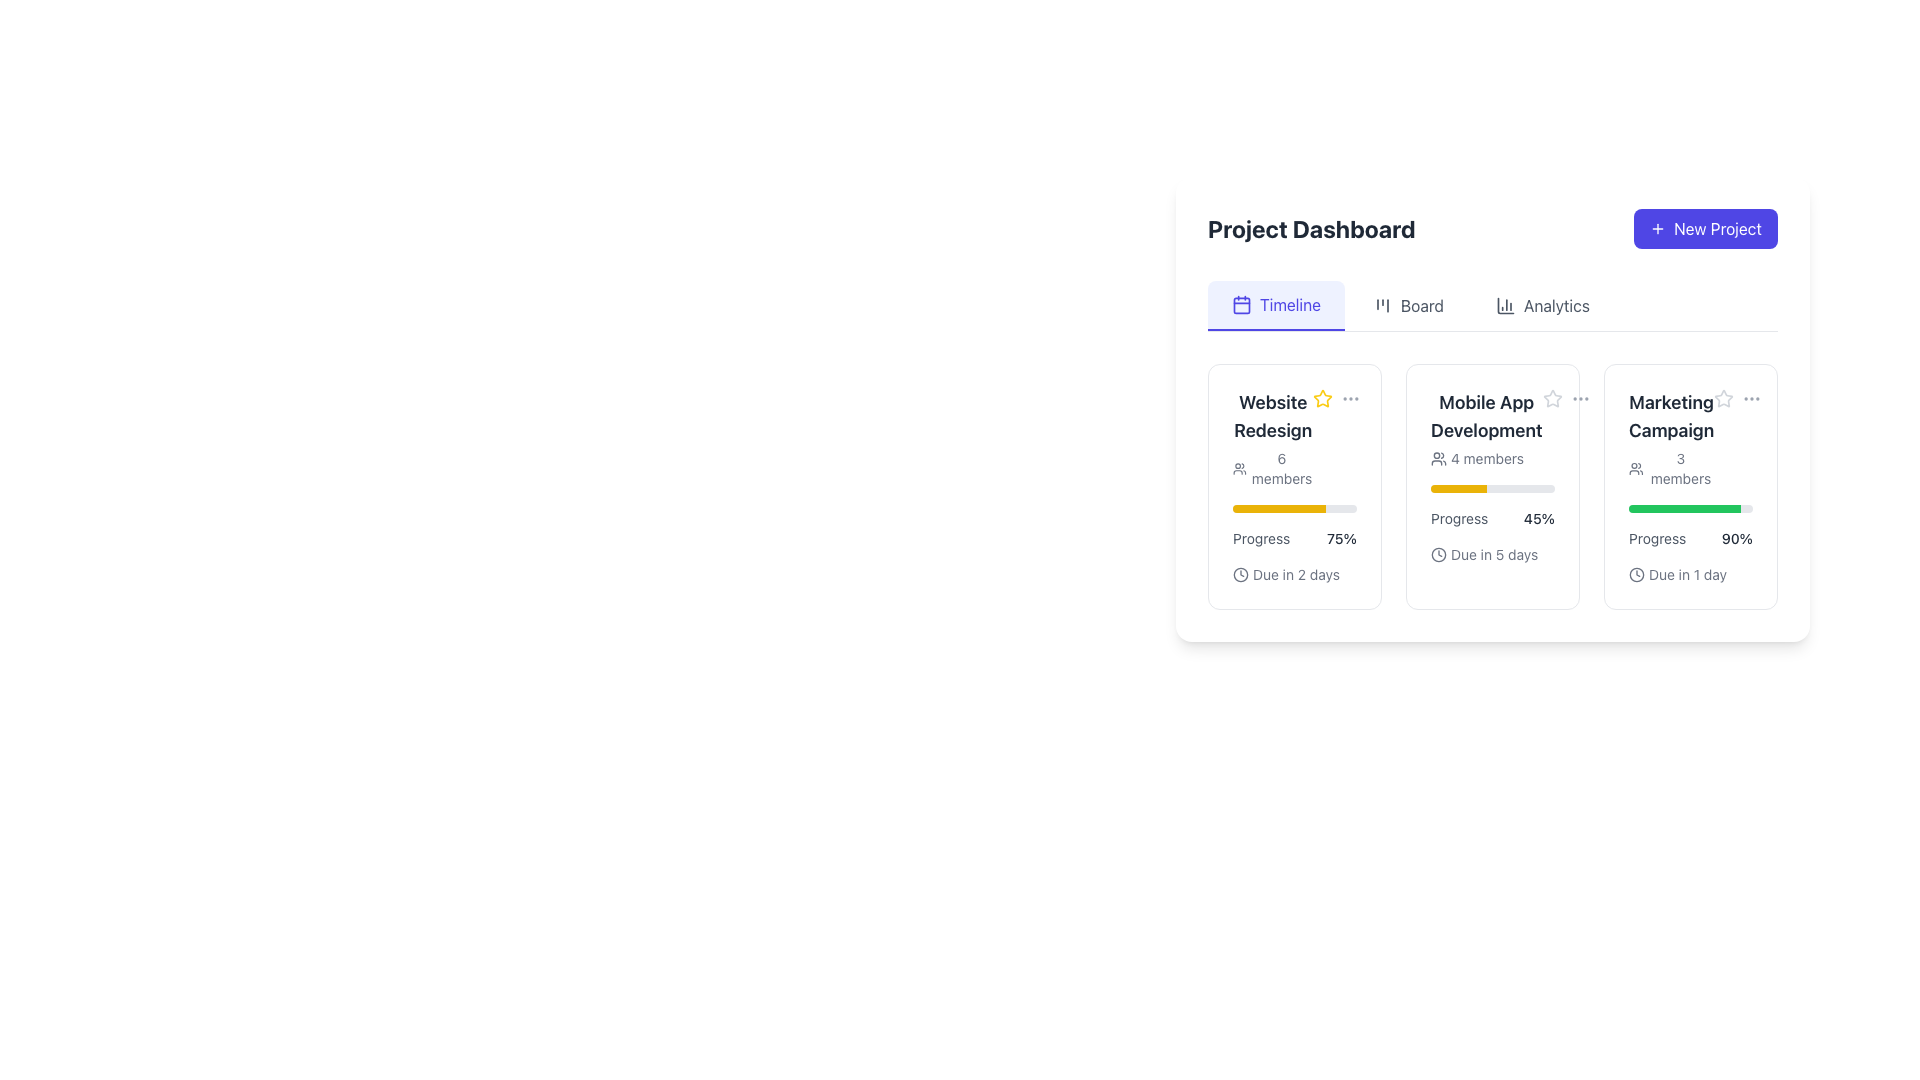 The width and height of the screenshot is (1920, 1080). What do you see at coordinates (1240, 574) in the screenshot?
I see `the clock icon located in the 'Due in 2 days' label on the 'Website Redesign' project card in the dashboard` at bounding box center [1240, 574].